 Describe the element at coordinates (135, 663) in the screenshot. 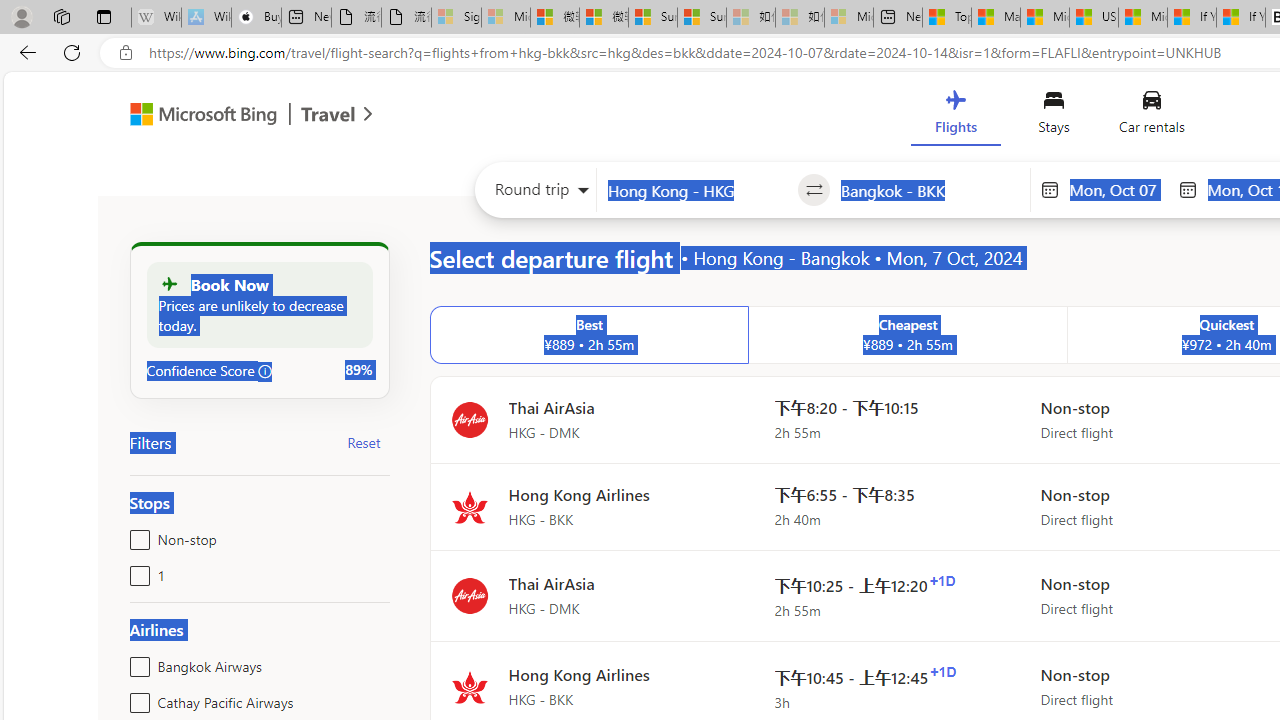

I see `'Bangkok Airways'` at that location.